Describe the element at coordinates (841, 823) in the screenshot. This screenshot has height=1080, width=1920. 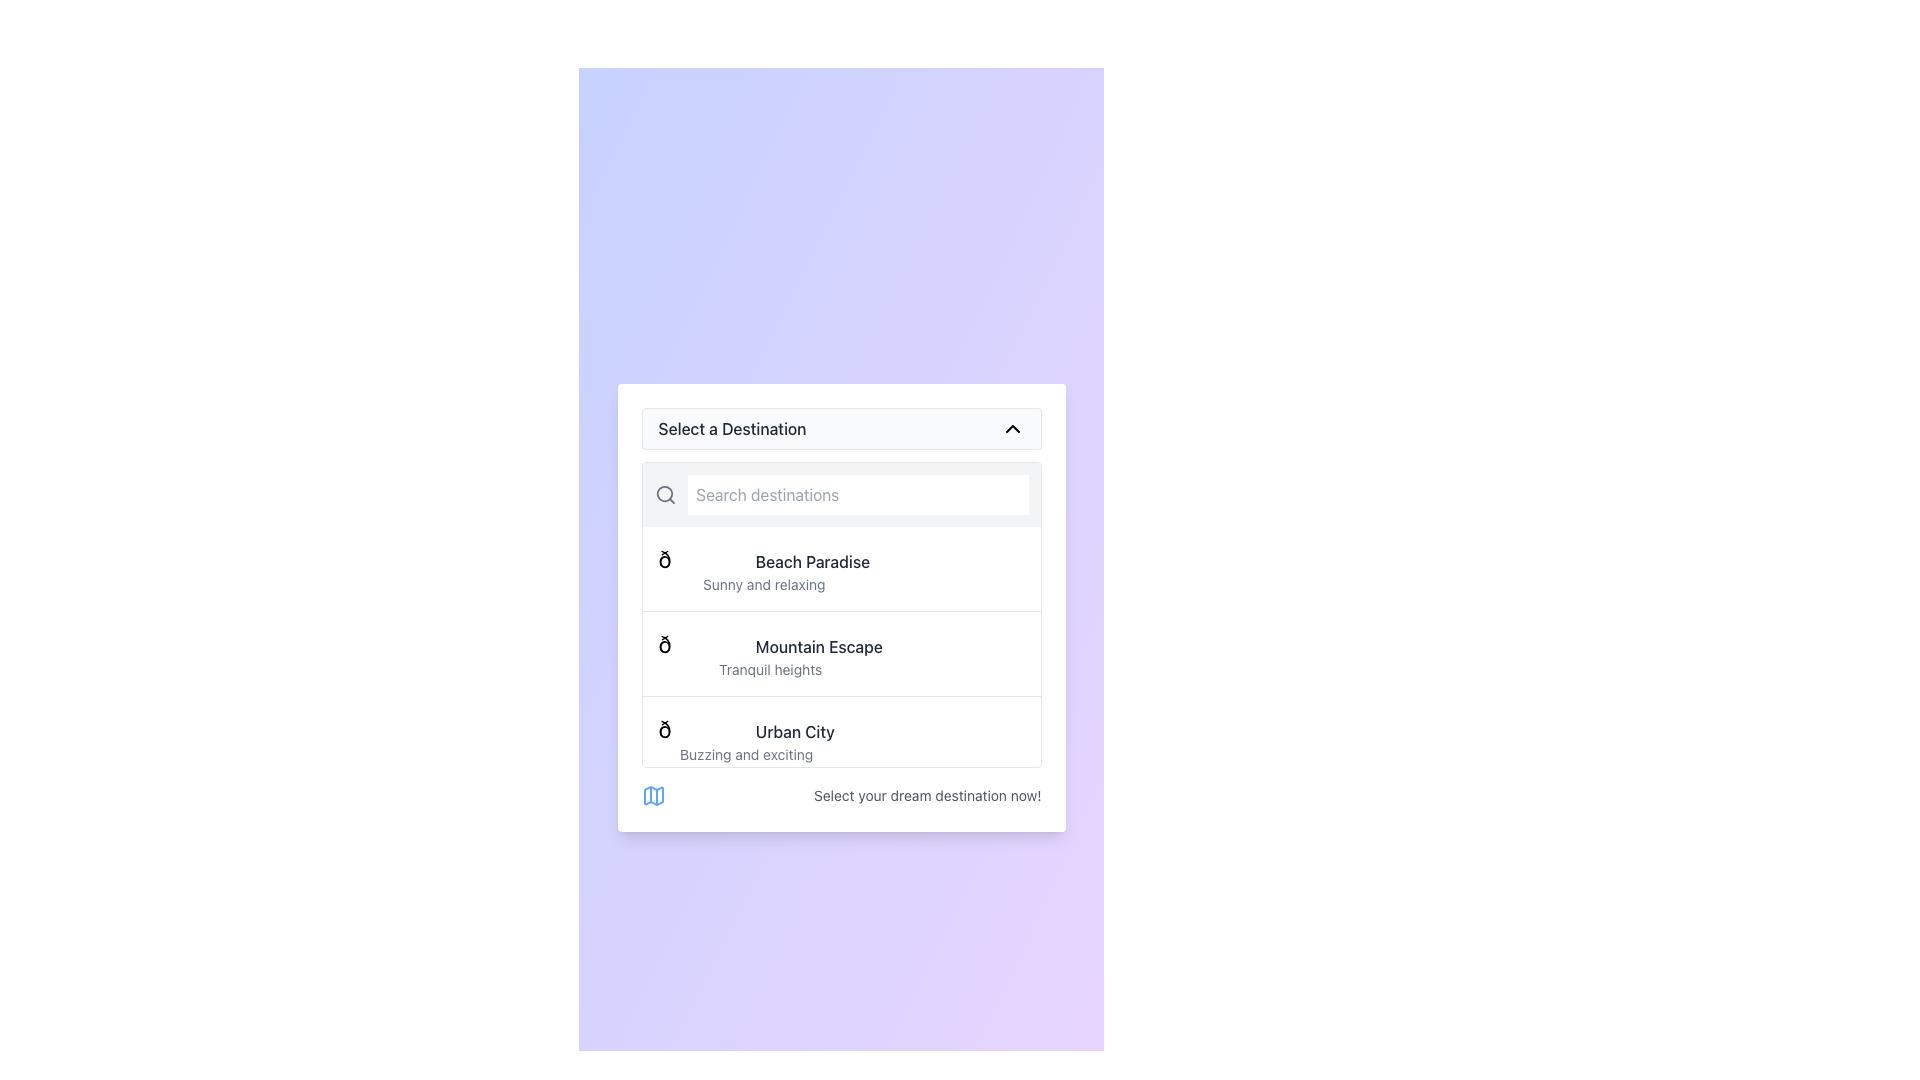
I see `the 'Forest Retreat' selector card, which features a vibrant blue icon, bold primary text 'Forest Retreat', and smaller secondary text 'Peaceful and green'. It is the fourth item in a scrollable list, located below the 'Urban City' card` at that location.